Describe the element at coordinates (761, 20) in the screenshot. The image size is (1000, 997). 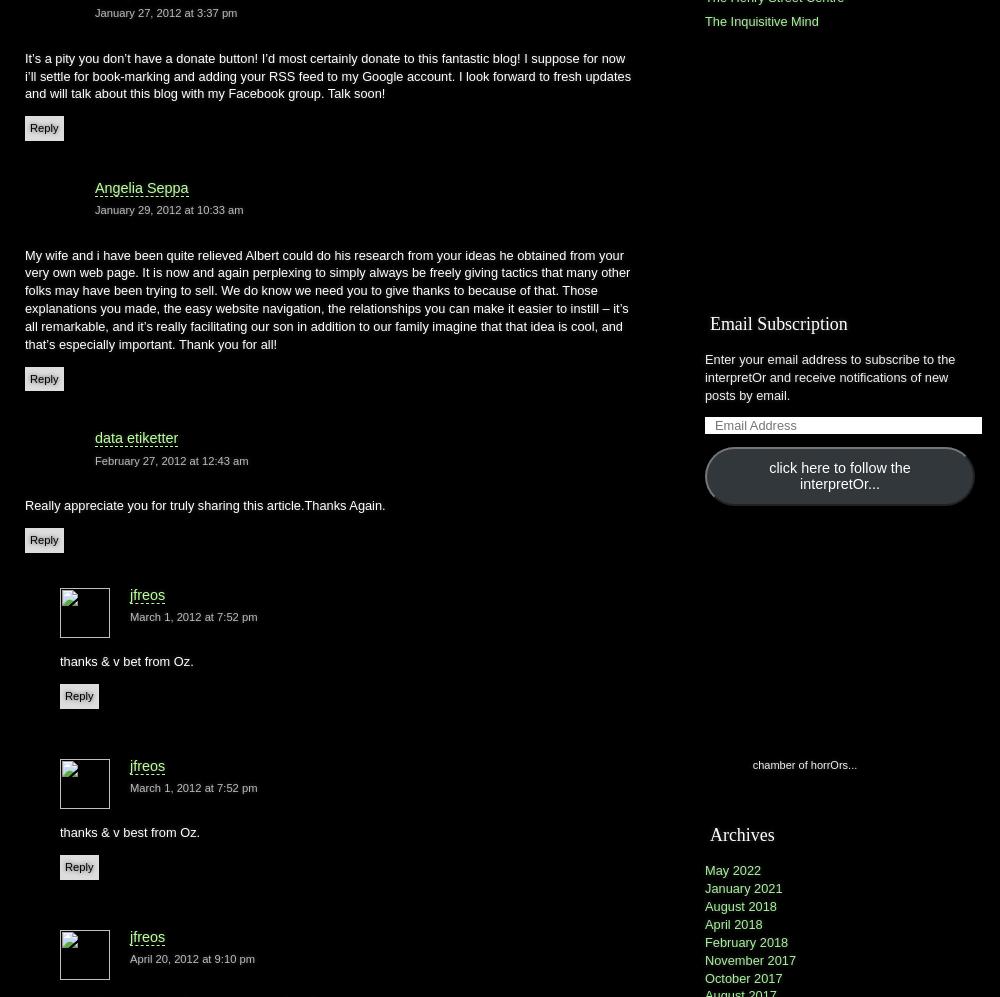
I see `'The Inquisitive Mind'` at that location.